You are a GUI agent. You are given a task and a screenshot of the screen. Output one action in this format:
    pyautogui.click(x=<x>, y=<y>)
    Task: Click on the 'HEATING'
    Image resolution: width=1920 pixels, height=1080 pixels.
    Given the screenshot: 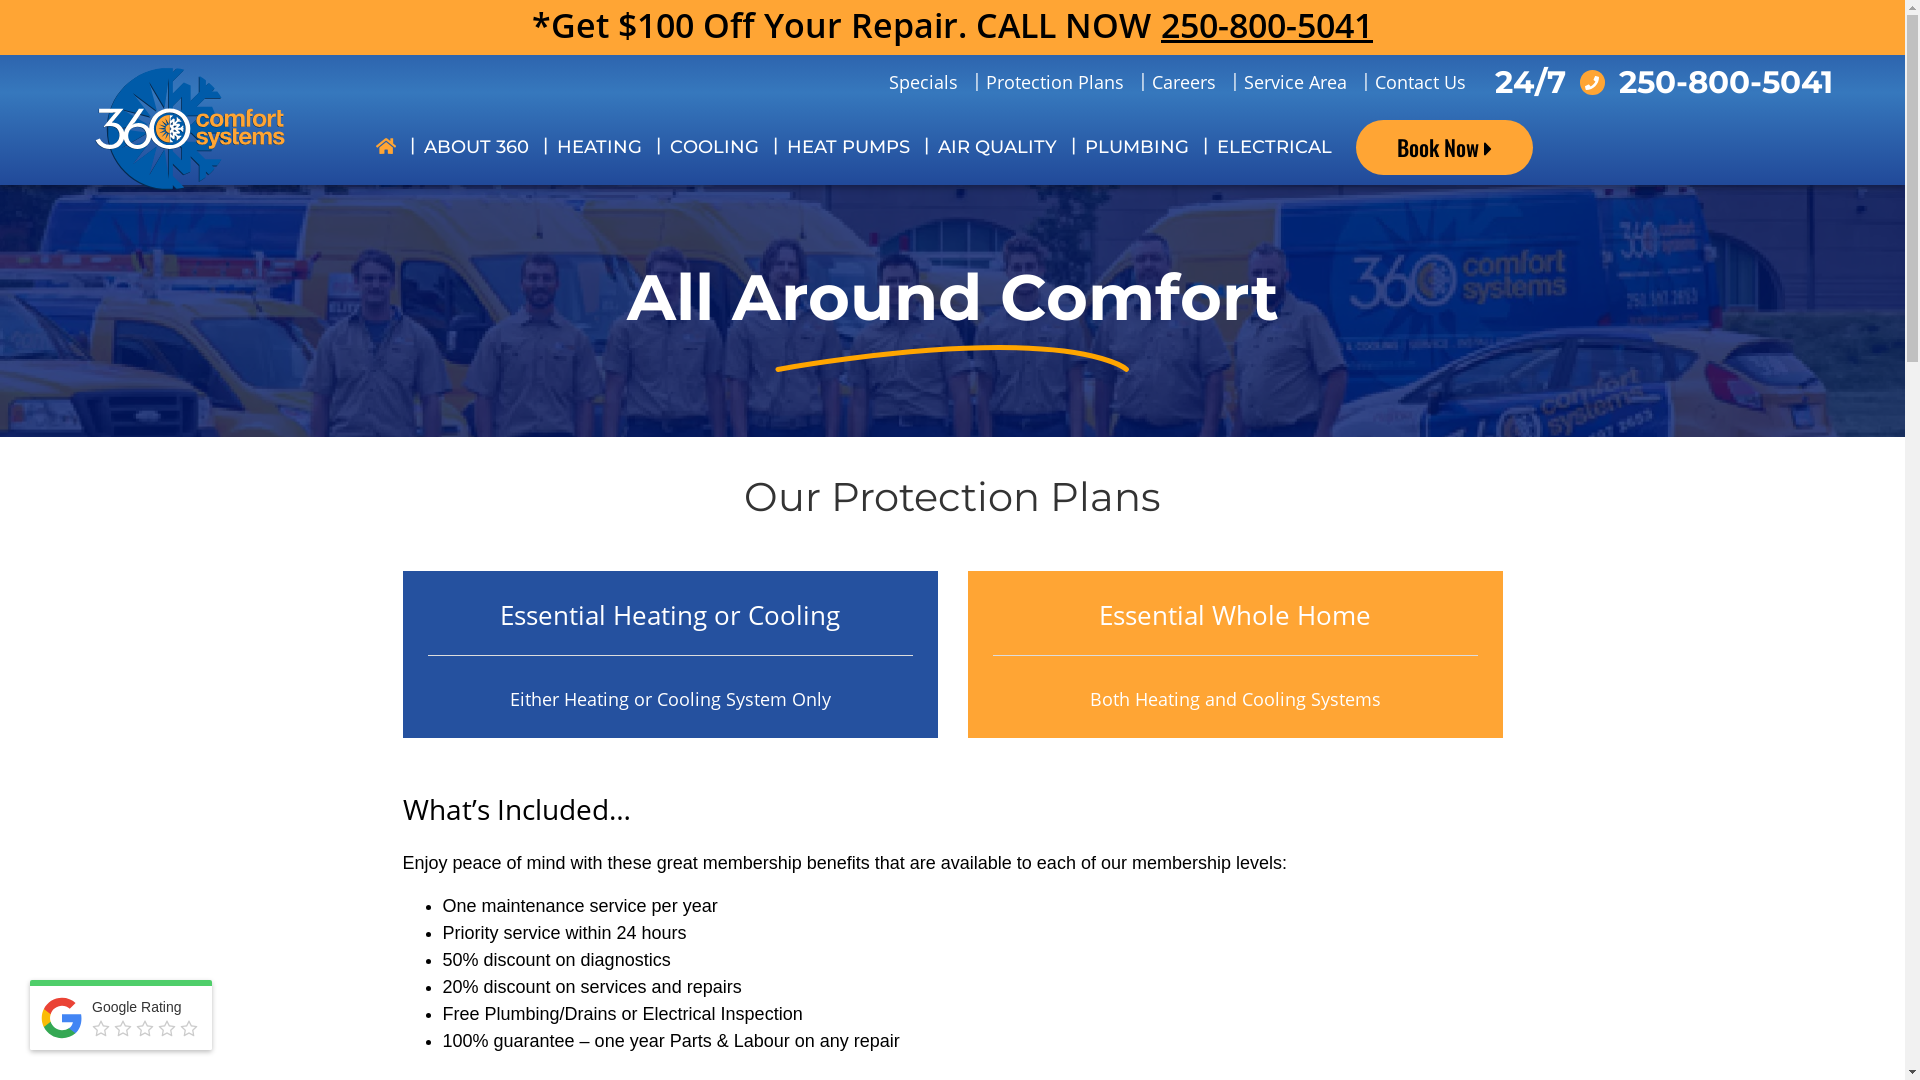 What is the action you would take?
    pyautogui.click(x=598, y=146)
    